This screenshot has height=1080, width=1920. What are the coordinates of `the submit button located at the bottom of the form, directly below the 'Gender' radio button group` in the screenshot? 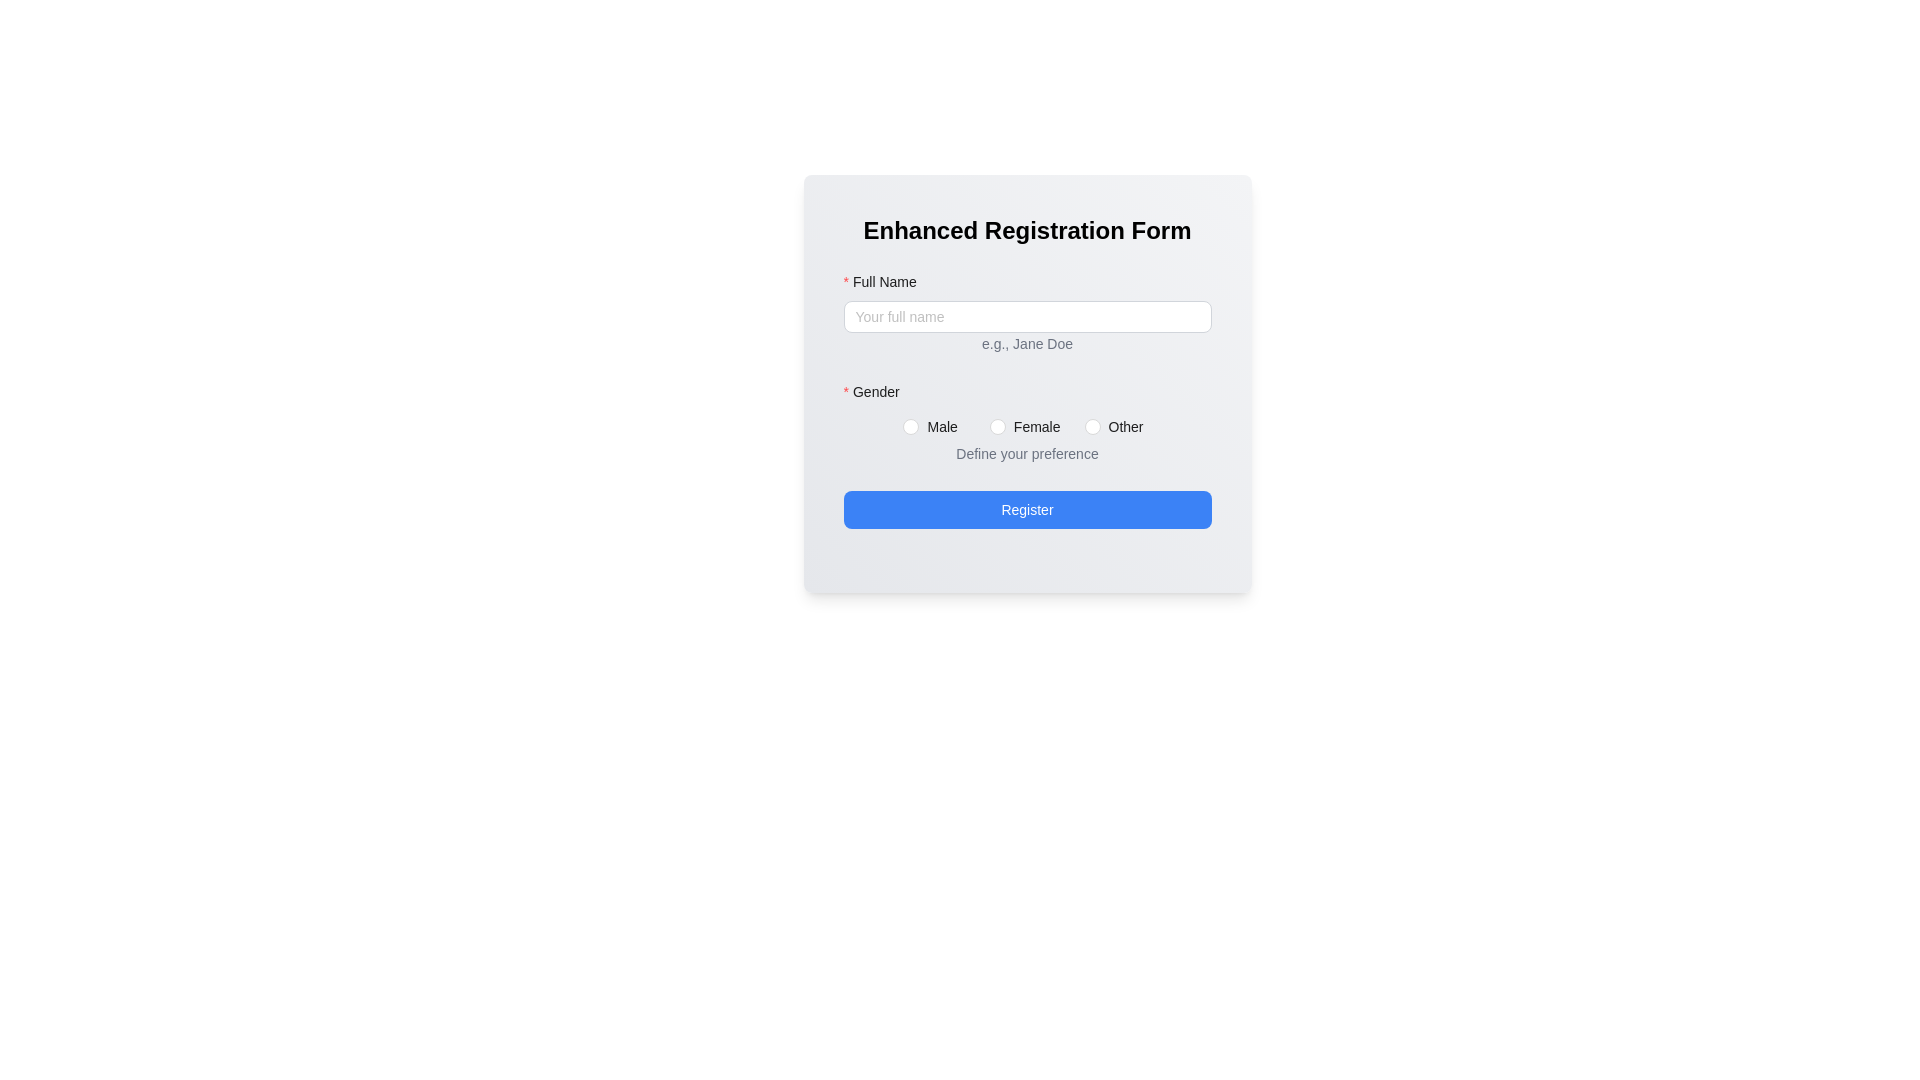 It's located at (1027, 508).